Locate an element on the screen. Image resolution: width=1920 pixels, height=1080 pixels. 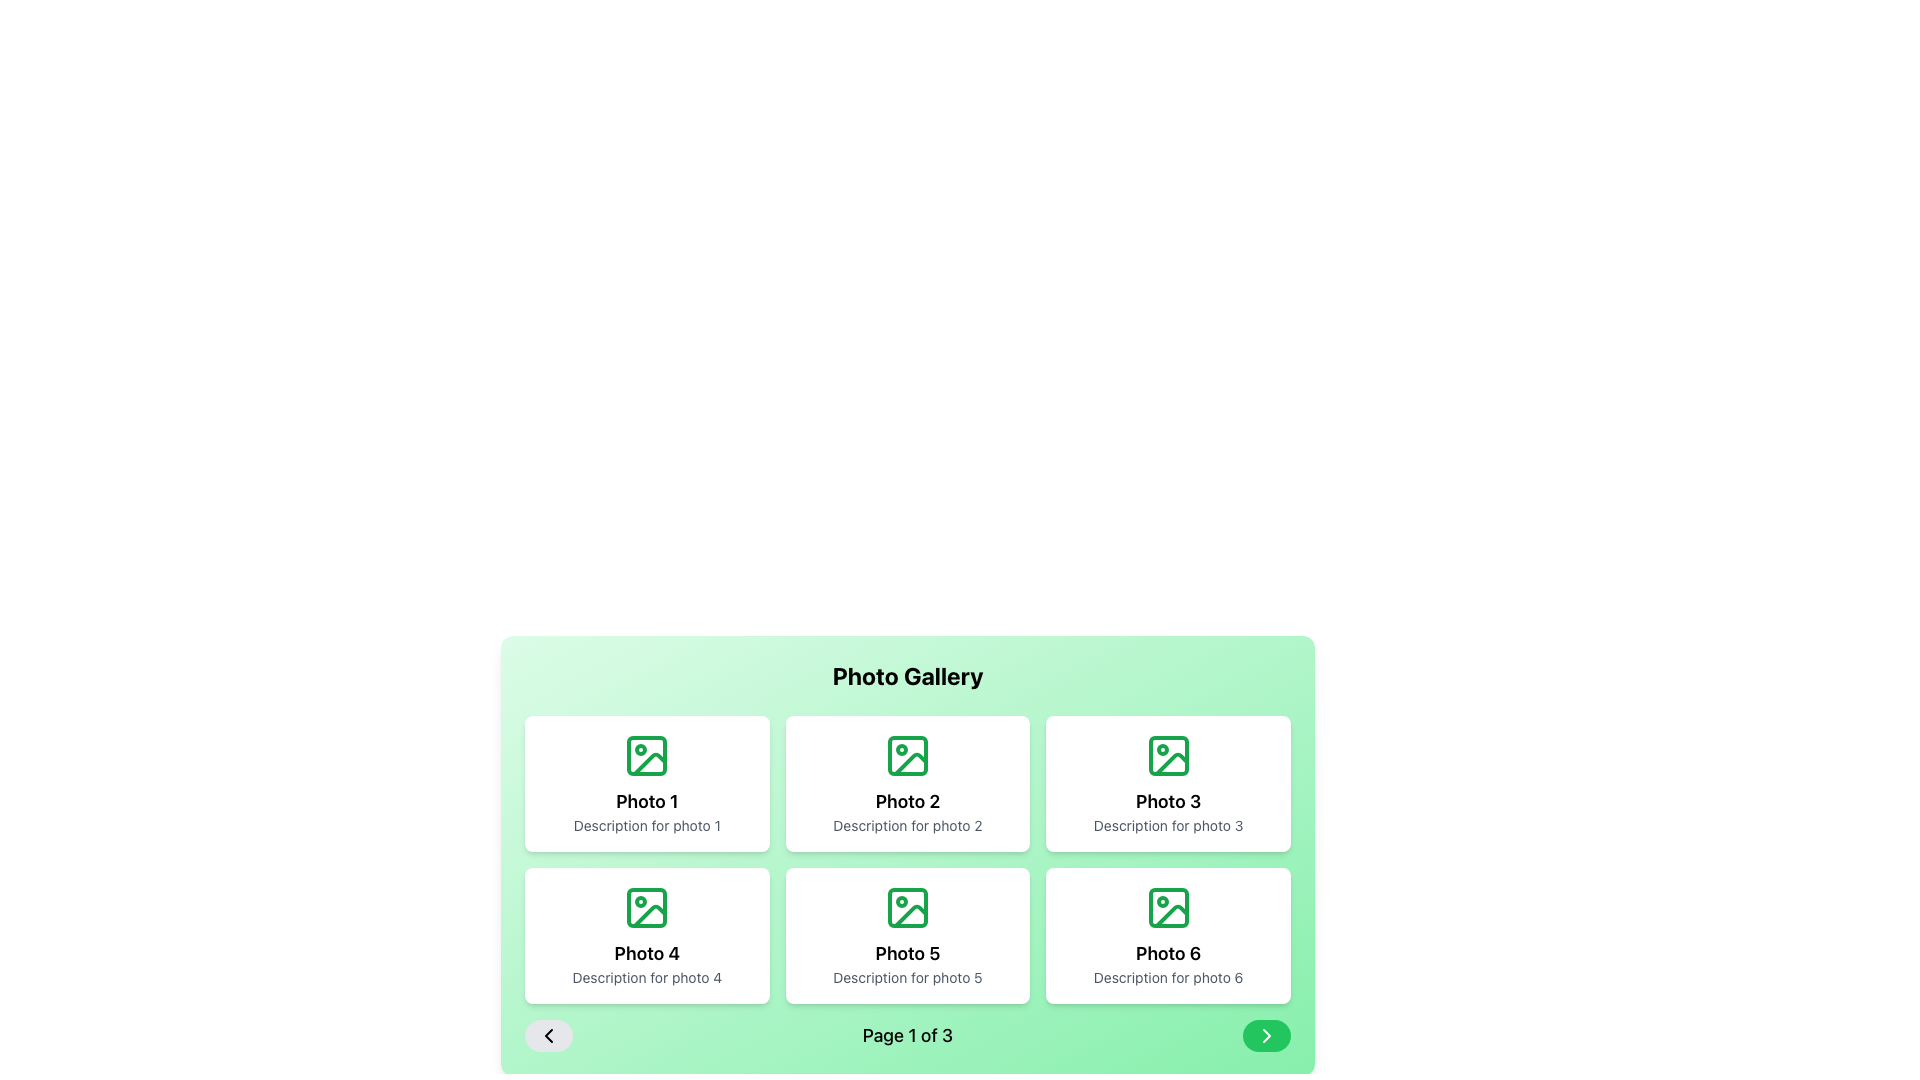
the pagination indicator located at the bottom center of the 'Photo Gallery' interface, which shows the current page number and total page count is located at coordinates (906, 1035).